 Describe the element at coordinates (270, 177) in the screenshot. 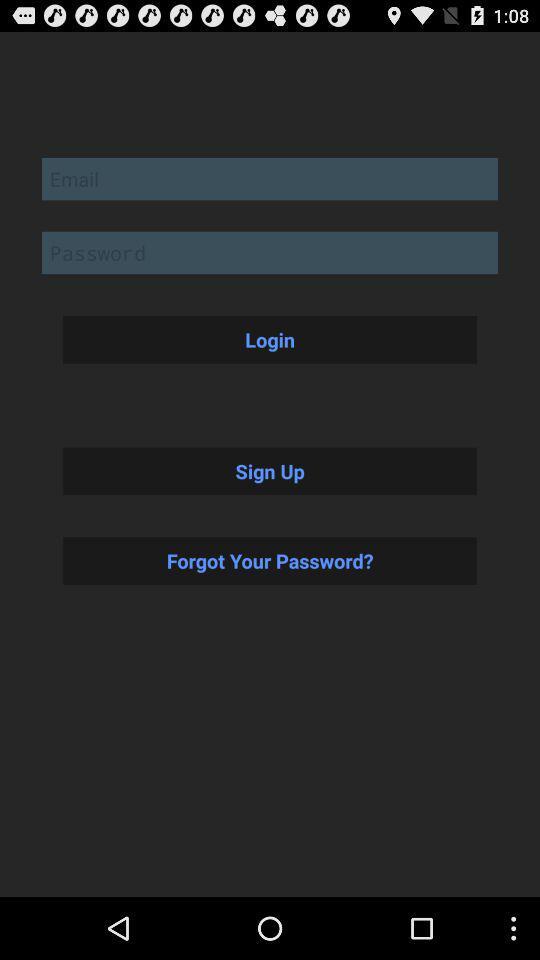

I see `email` at that location.